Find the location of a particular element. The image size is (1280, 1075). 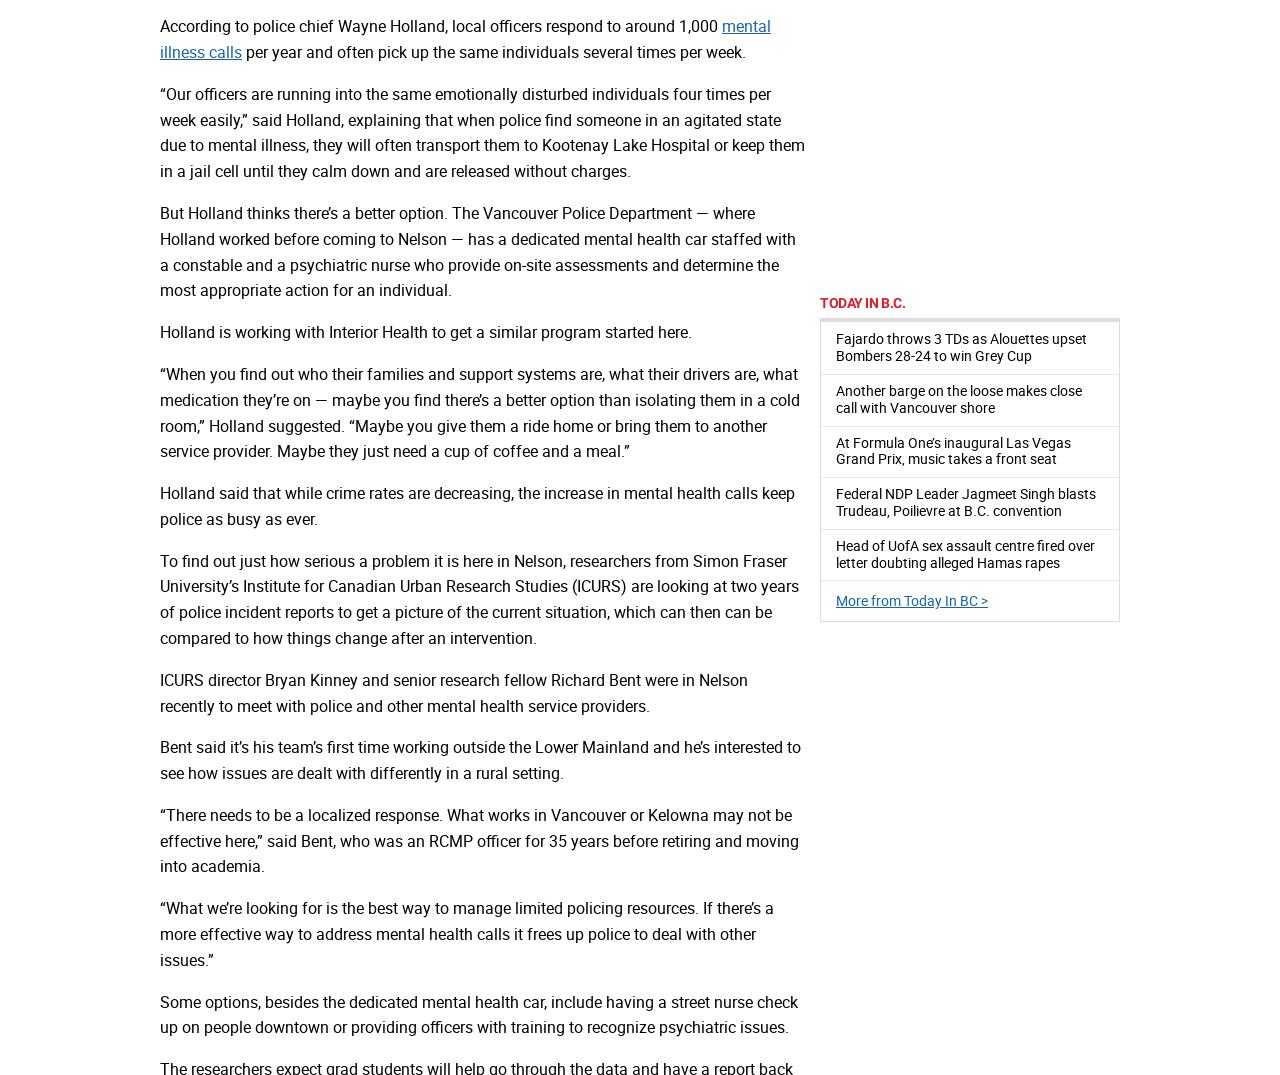

'More from Today In BC >' is located at coordinates (835, 599).